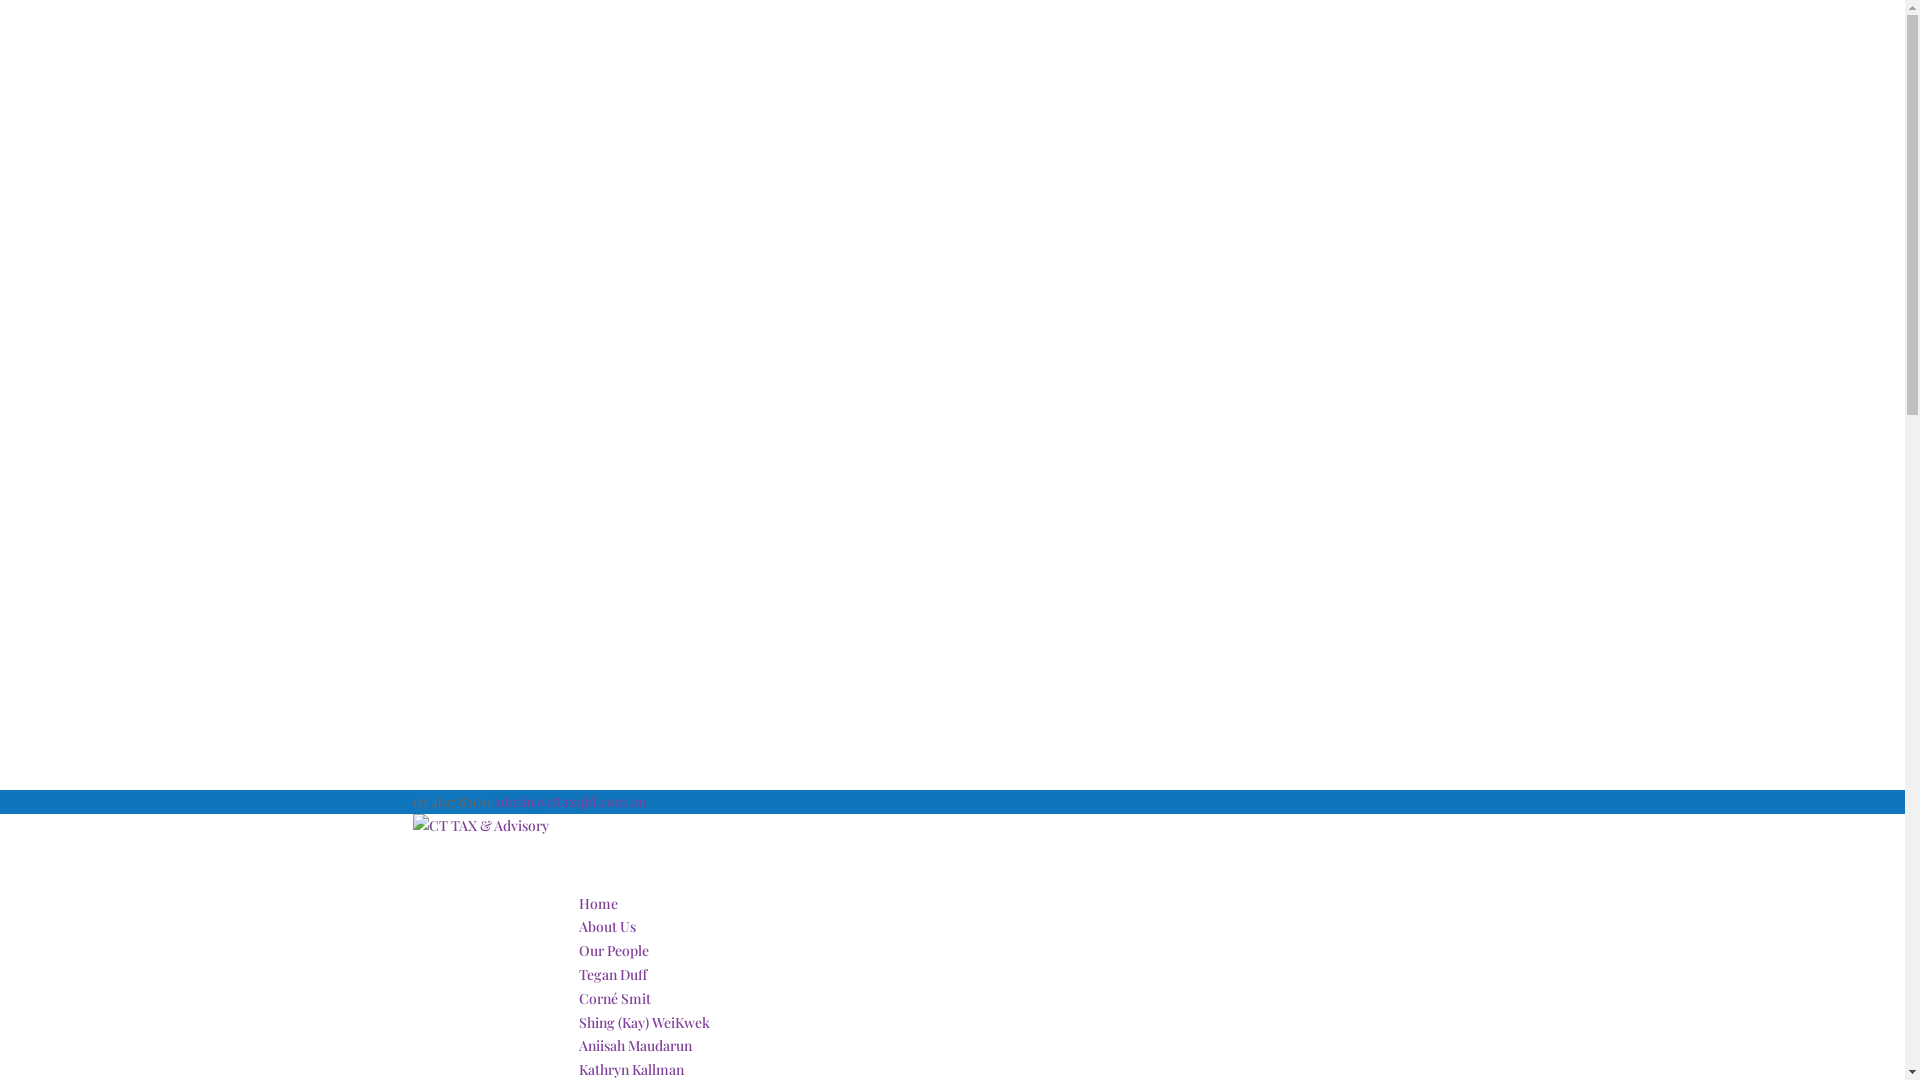  Describe the element at coordinates (610, 973) in the screenshot. I see `'Tegan Duff'` at that location.